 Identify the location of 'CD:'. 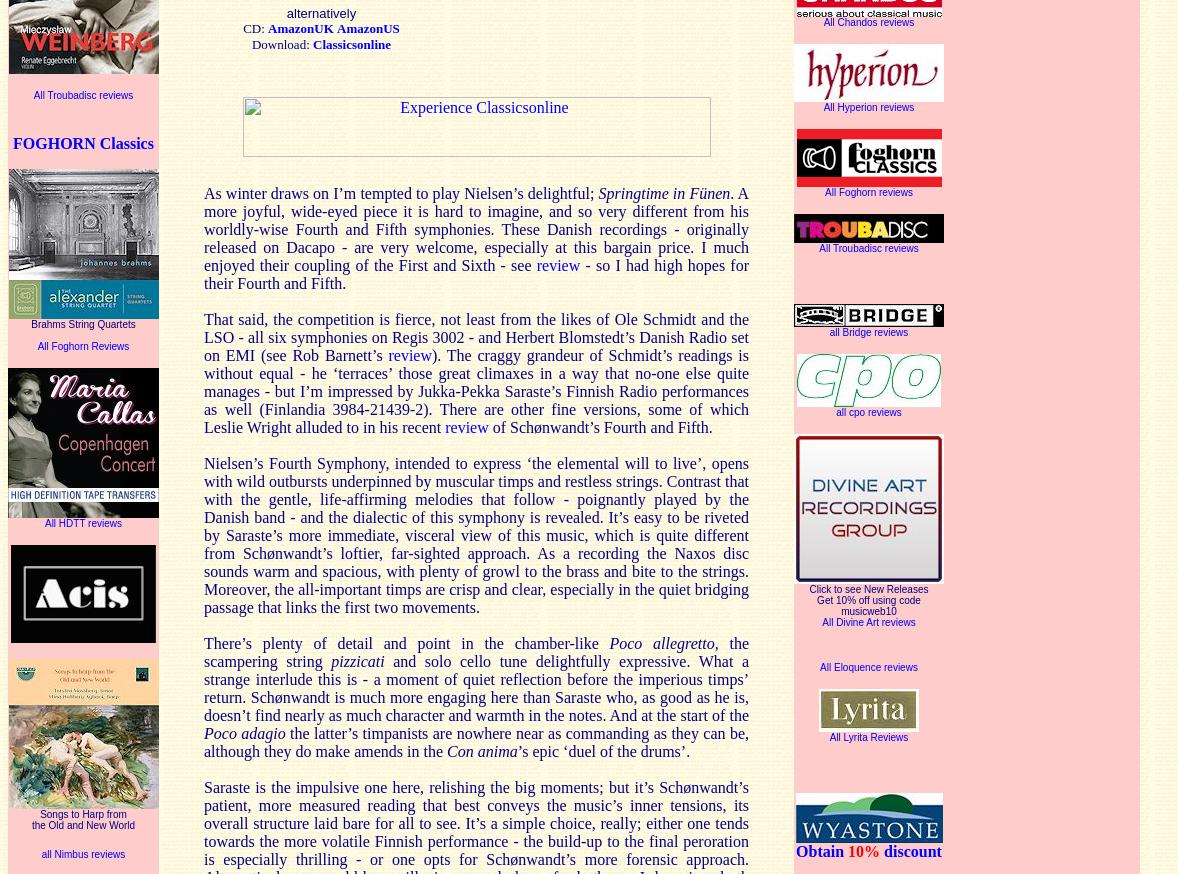
(254, 26).